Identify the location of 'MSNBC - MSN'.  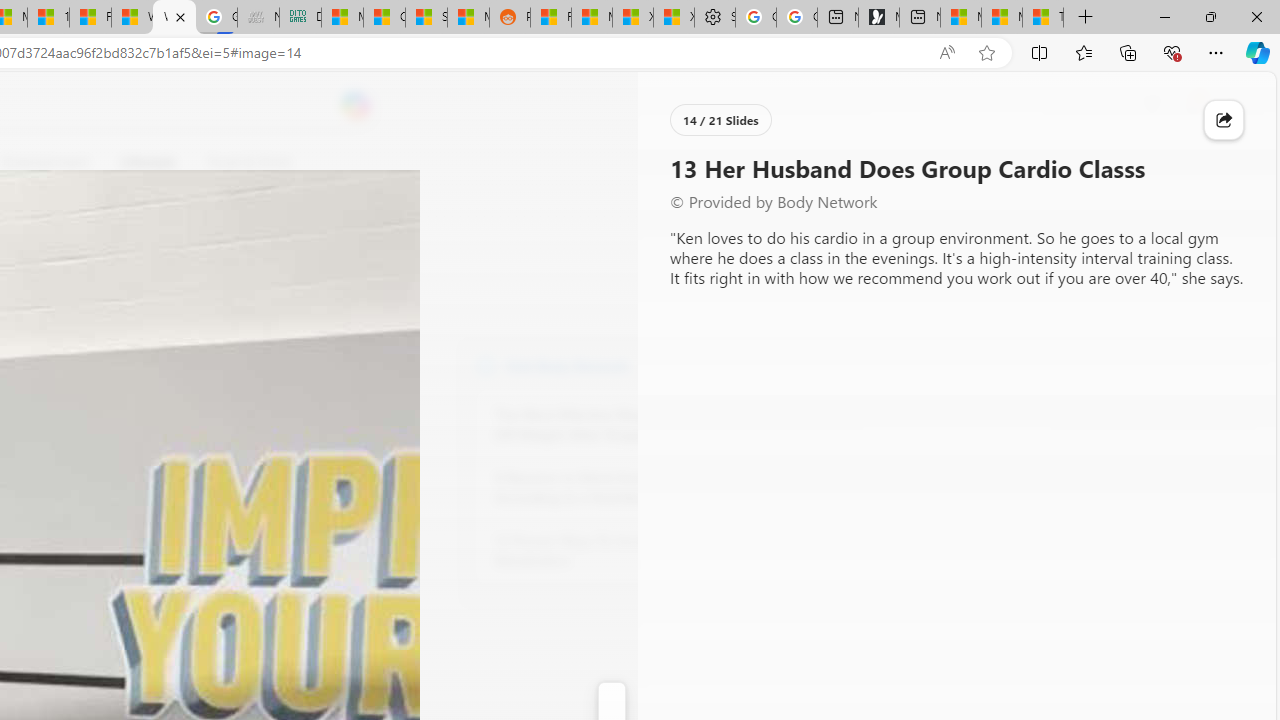
(343, 17).